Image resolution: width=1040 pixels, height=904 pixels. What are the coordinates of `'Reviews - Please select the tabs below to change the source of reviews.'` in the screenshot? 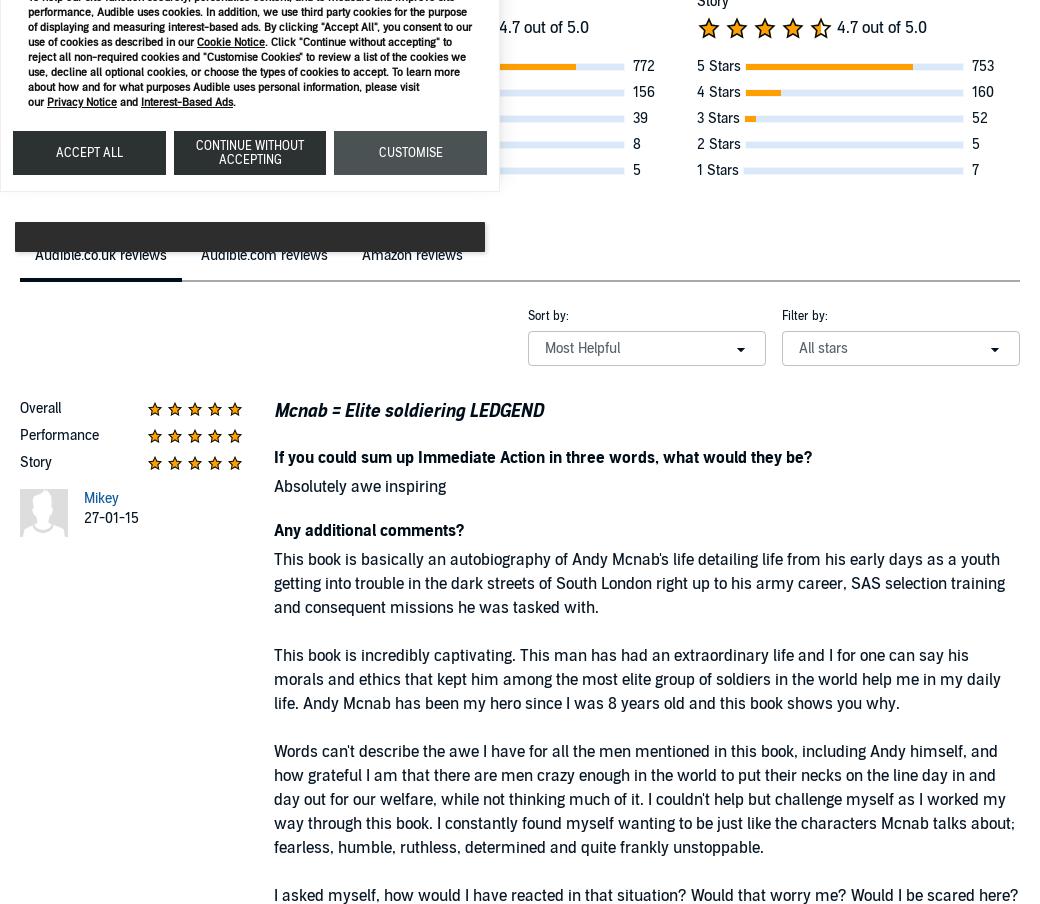 It's located at (243, 255).